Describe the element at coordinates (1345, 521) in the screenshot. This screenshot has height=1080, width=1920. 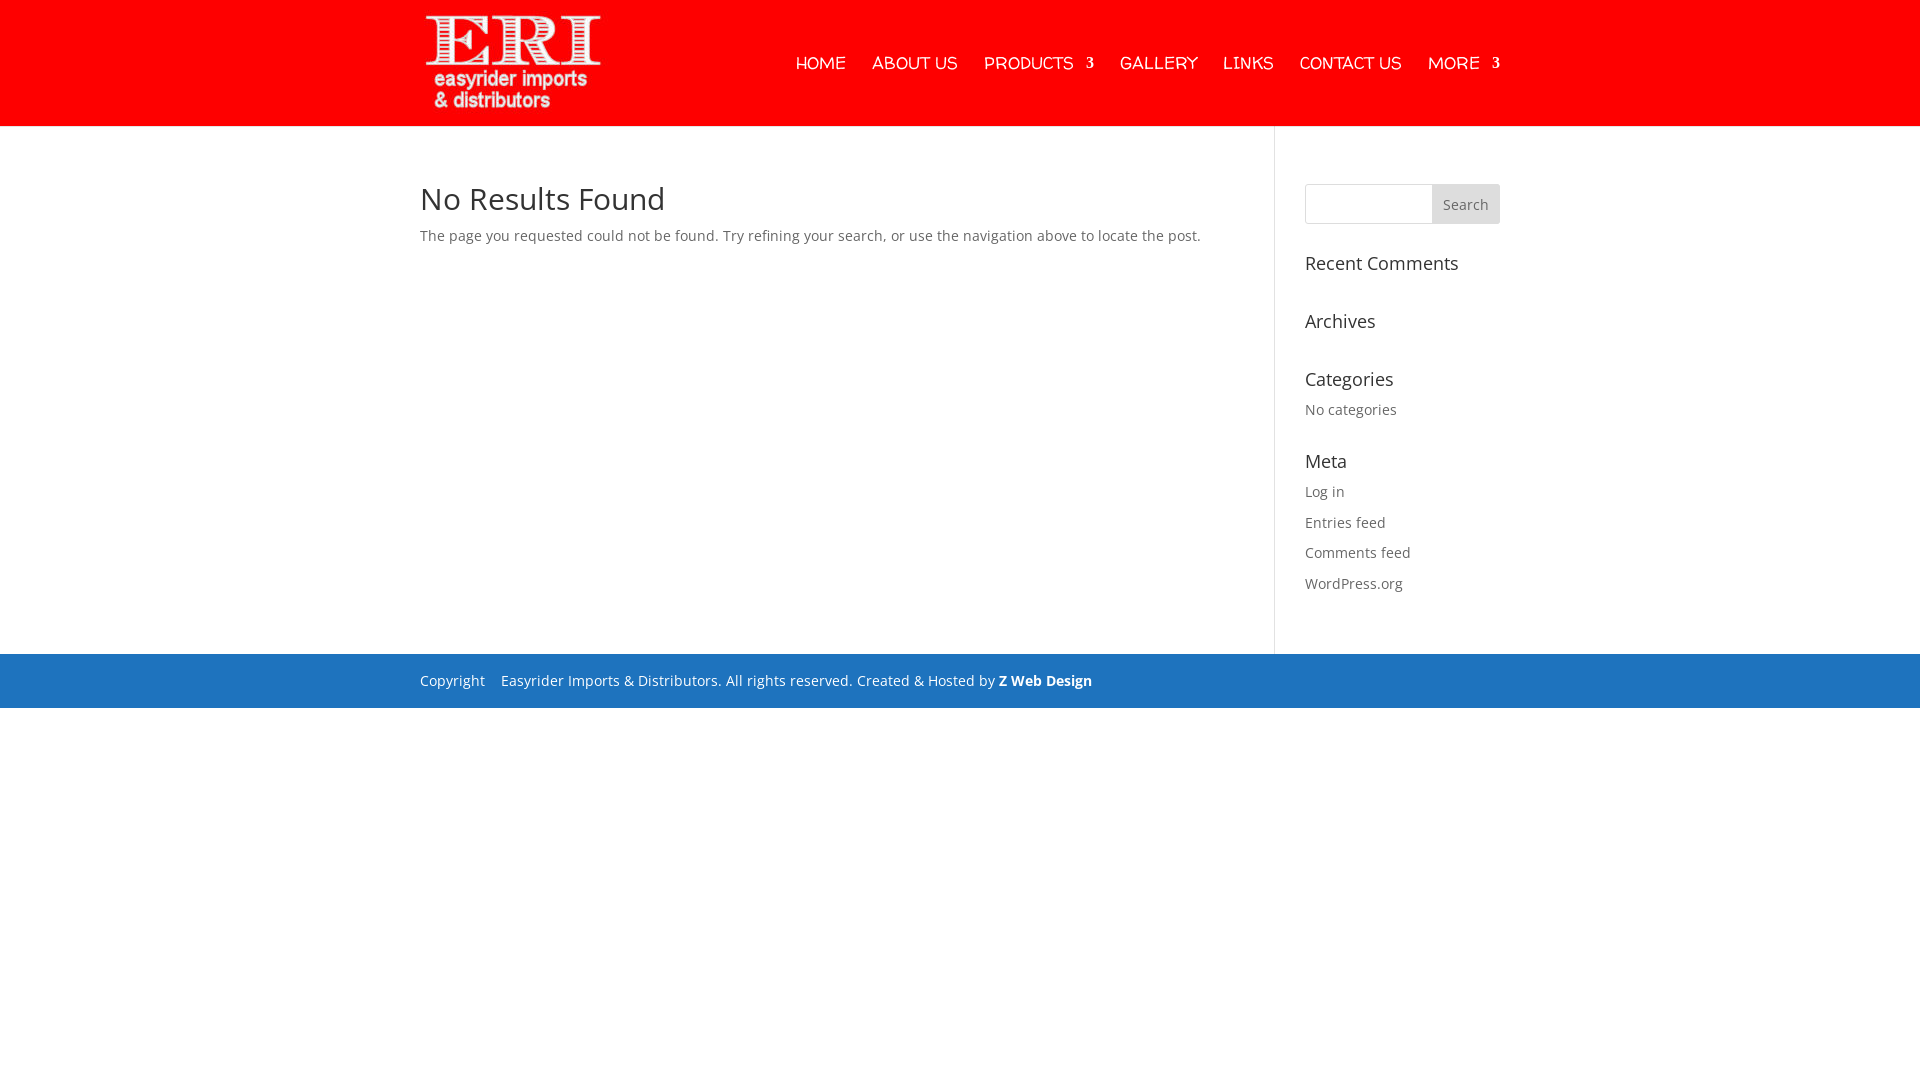
I see `'Entries feed'` at that location.